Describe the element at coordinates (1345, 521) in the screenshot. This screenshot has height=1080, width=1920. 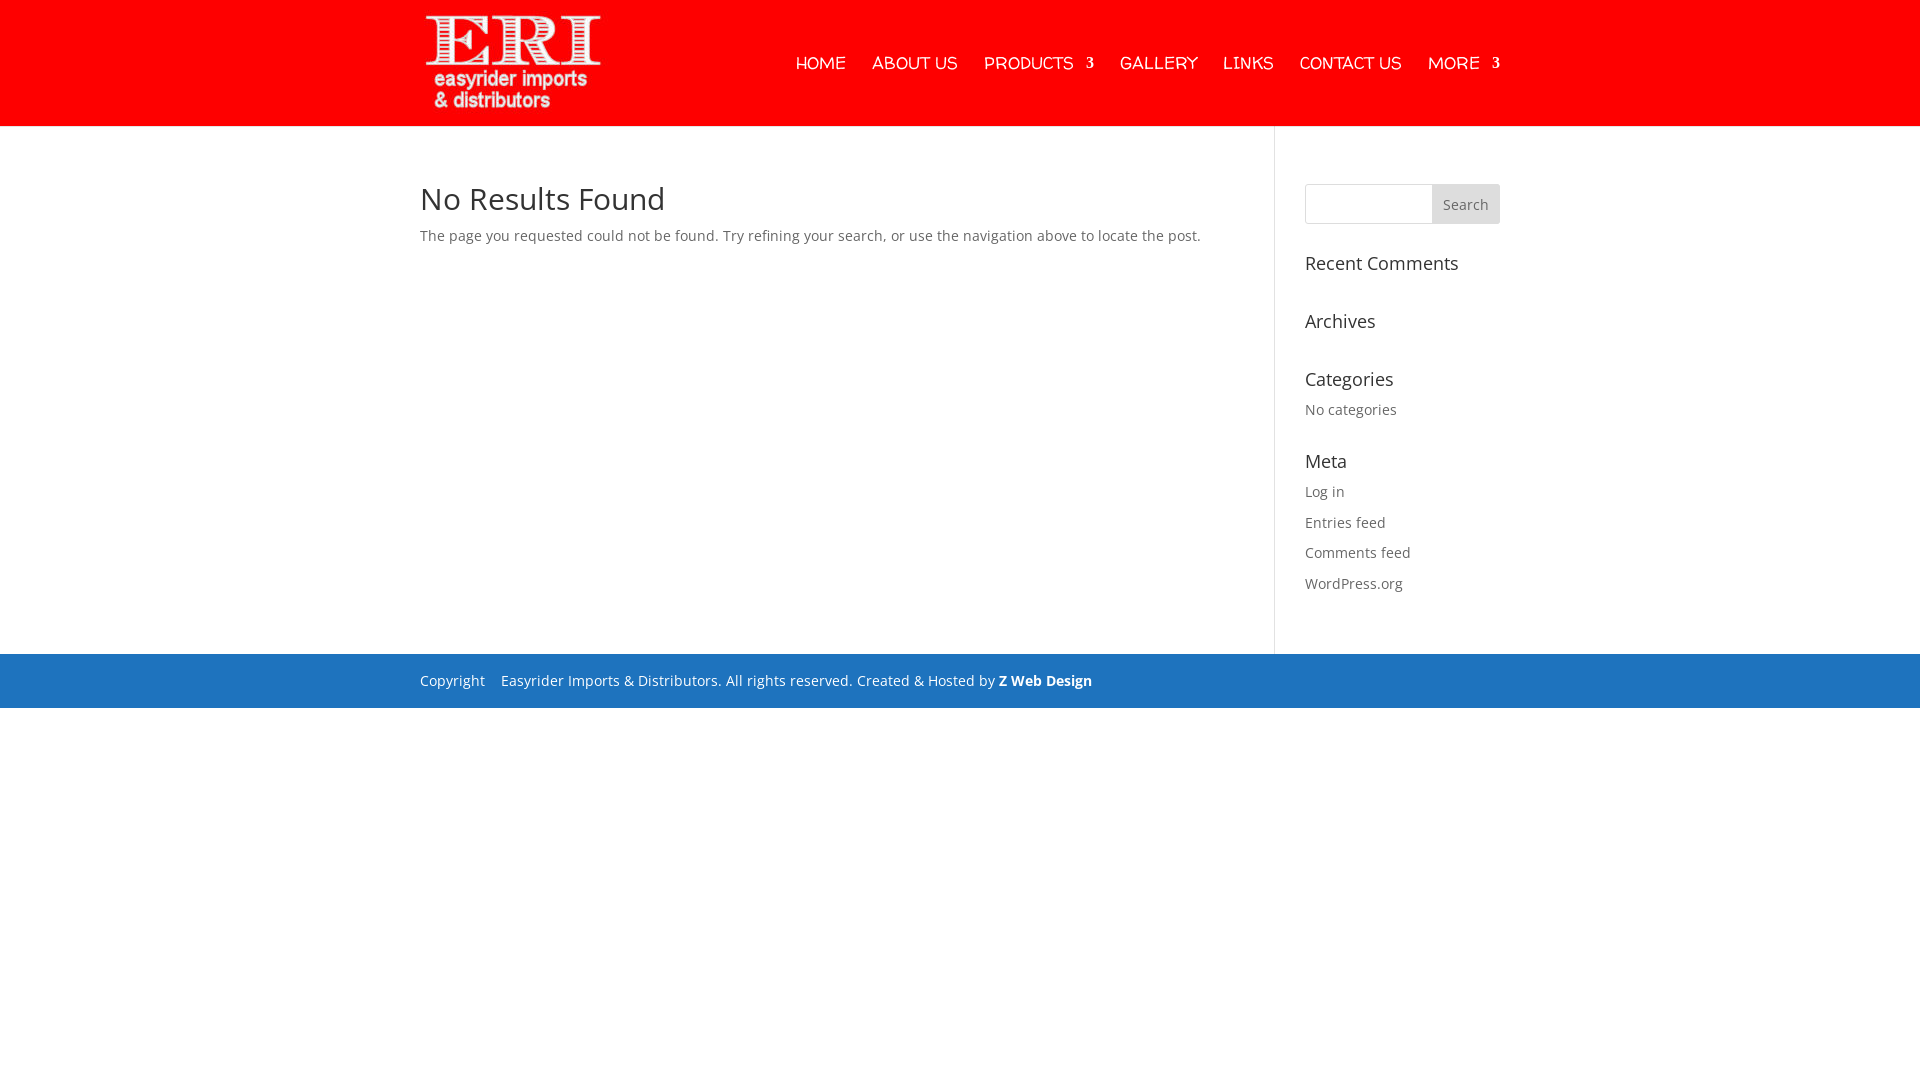
I see `'Entries feed'` at that location.